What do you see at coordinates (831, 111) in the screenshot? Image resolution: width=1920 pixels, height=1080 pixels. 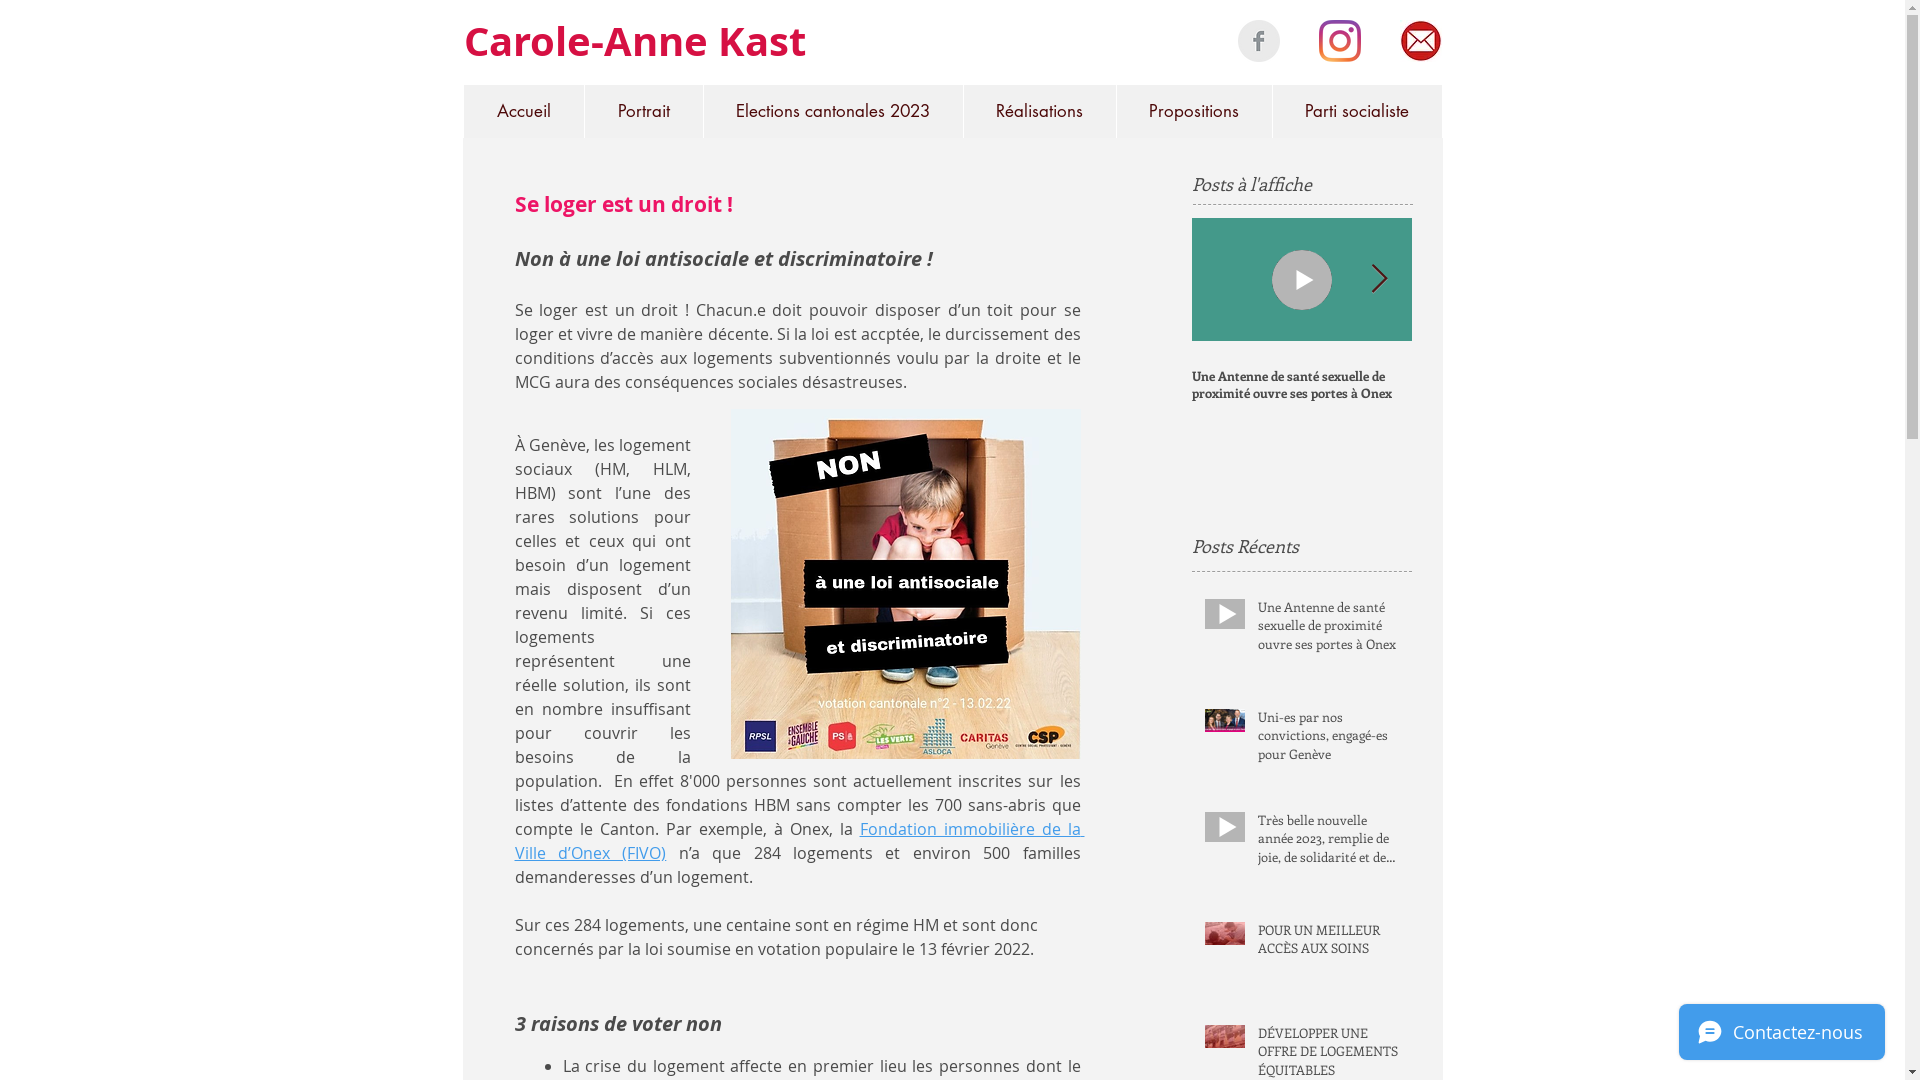 I see `'Elections cantonales 2023'` at bounding box center [831, 111].